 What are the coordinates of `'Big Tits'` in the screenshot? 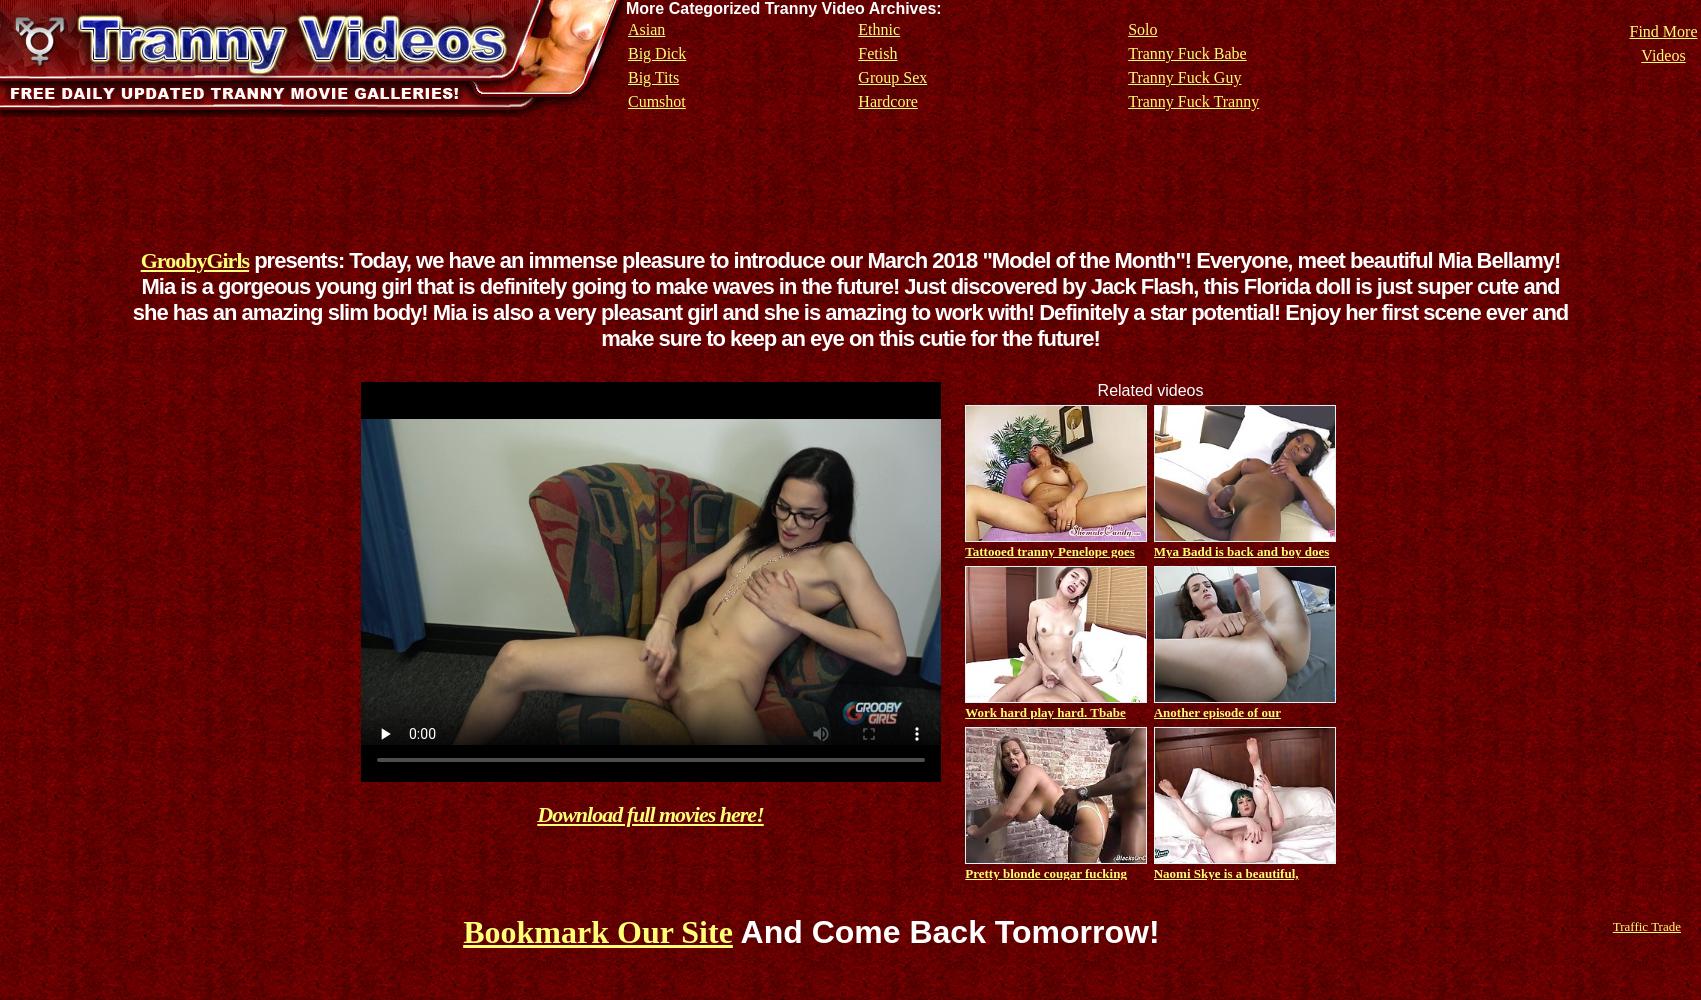 It's located at (652, 76).